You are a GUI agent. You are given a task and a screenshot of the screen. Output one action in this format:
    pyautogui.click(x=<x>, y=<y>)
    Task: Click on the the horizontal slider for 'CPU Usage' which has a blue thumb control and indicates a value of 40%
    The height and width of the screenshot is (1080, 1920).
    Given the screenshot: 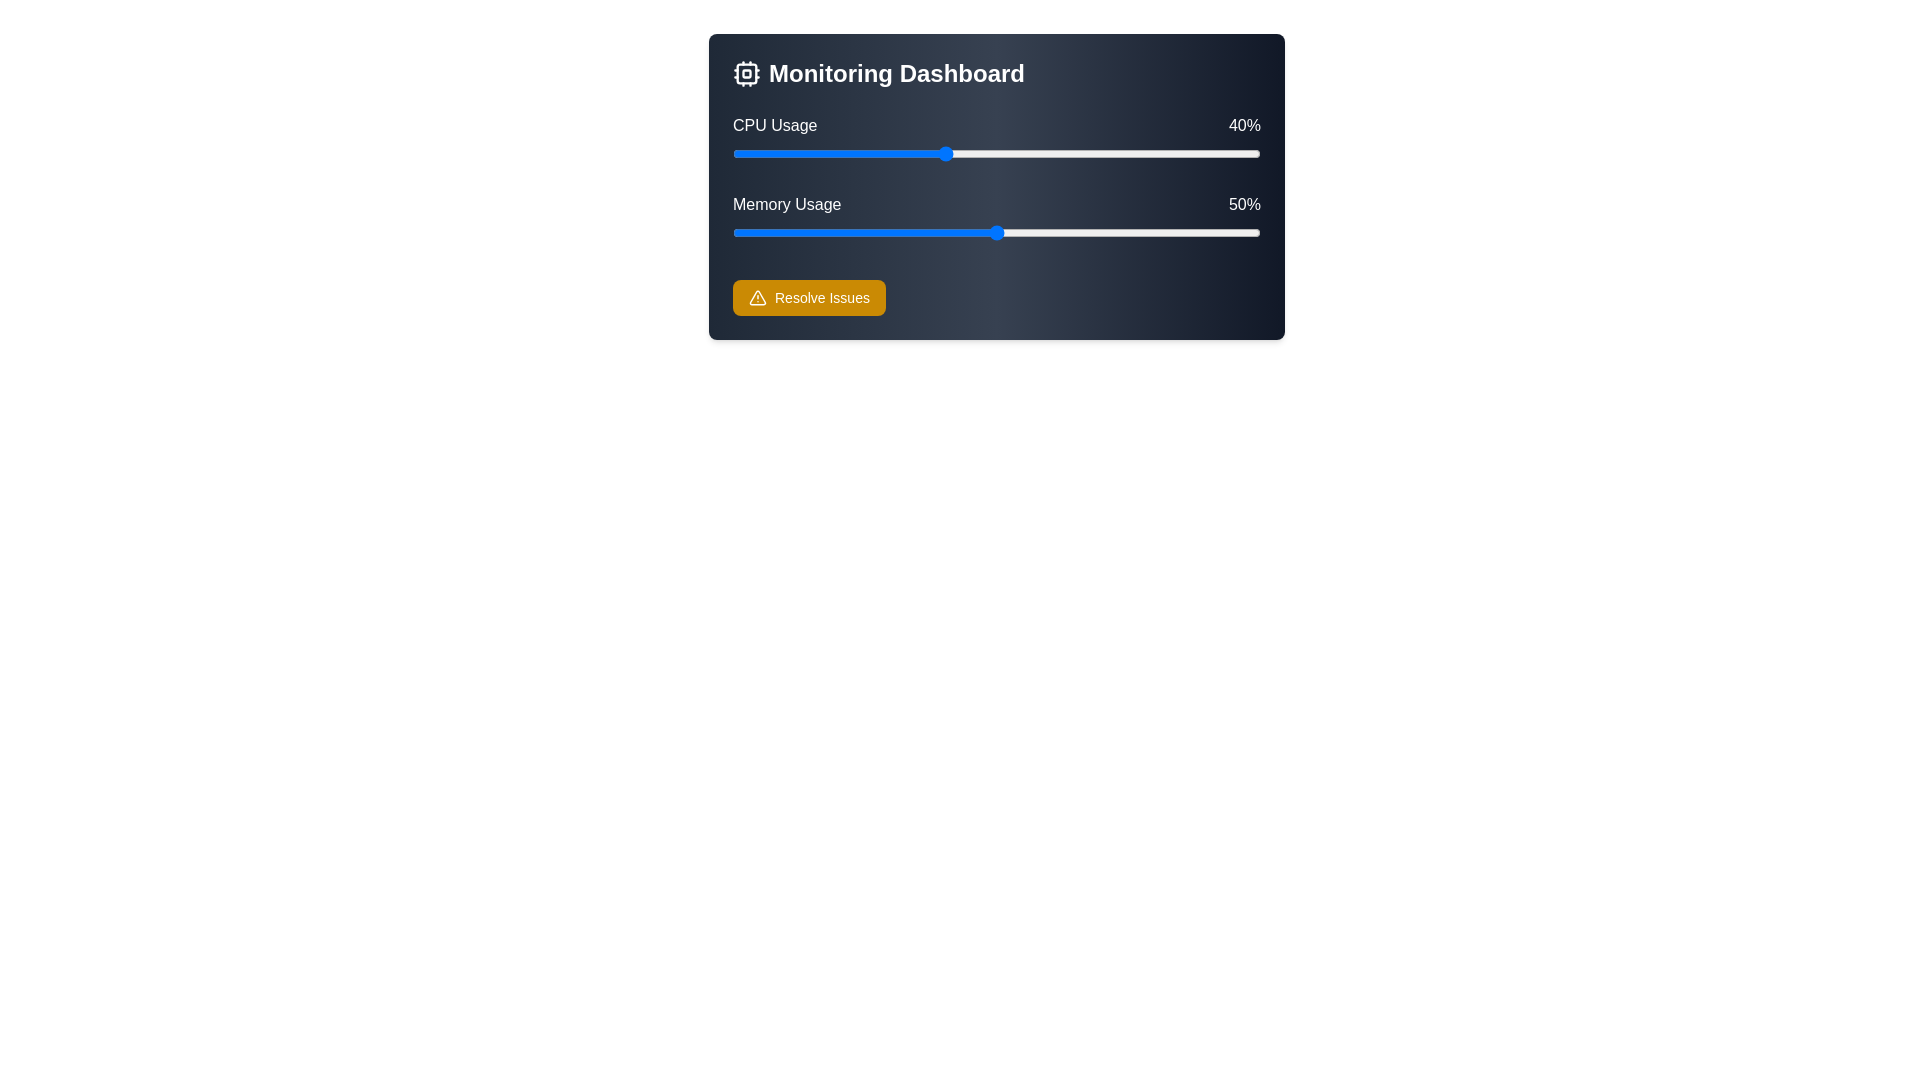 What is the action you would take?
    pyautogui.click(x=997, y=153)
    